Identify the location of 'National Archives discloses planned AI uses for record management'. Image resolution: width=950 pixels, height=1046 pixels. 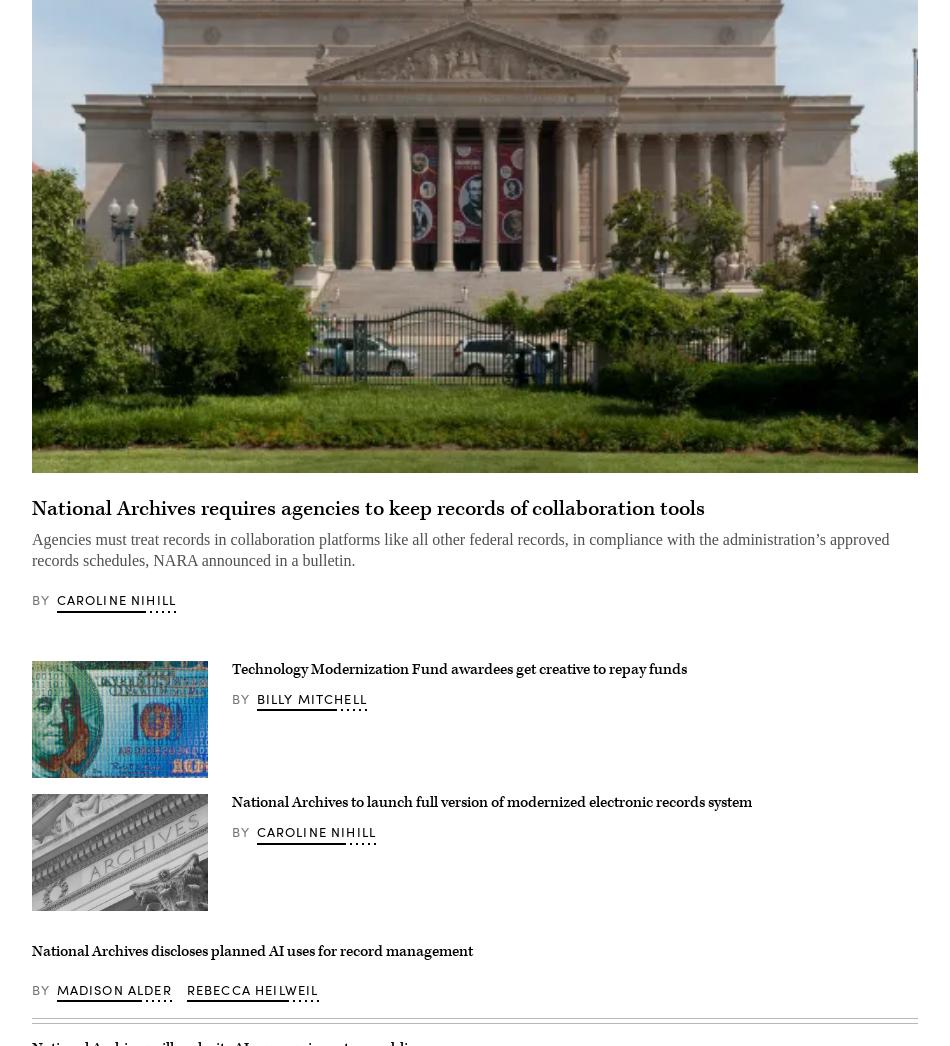
(251, 950).